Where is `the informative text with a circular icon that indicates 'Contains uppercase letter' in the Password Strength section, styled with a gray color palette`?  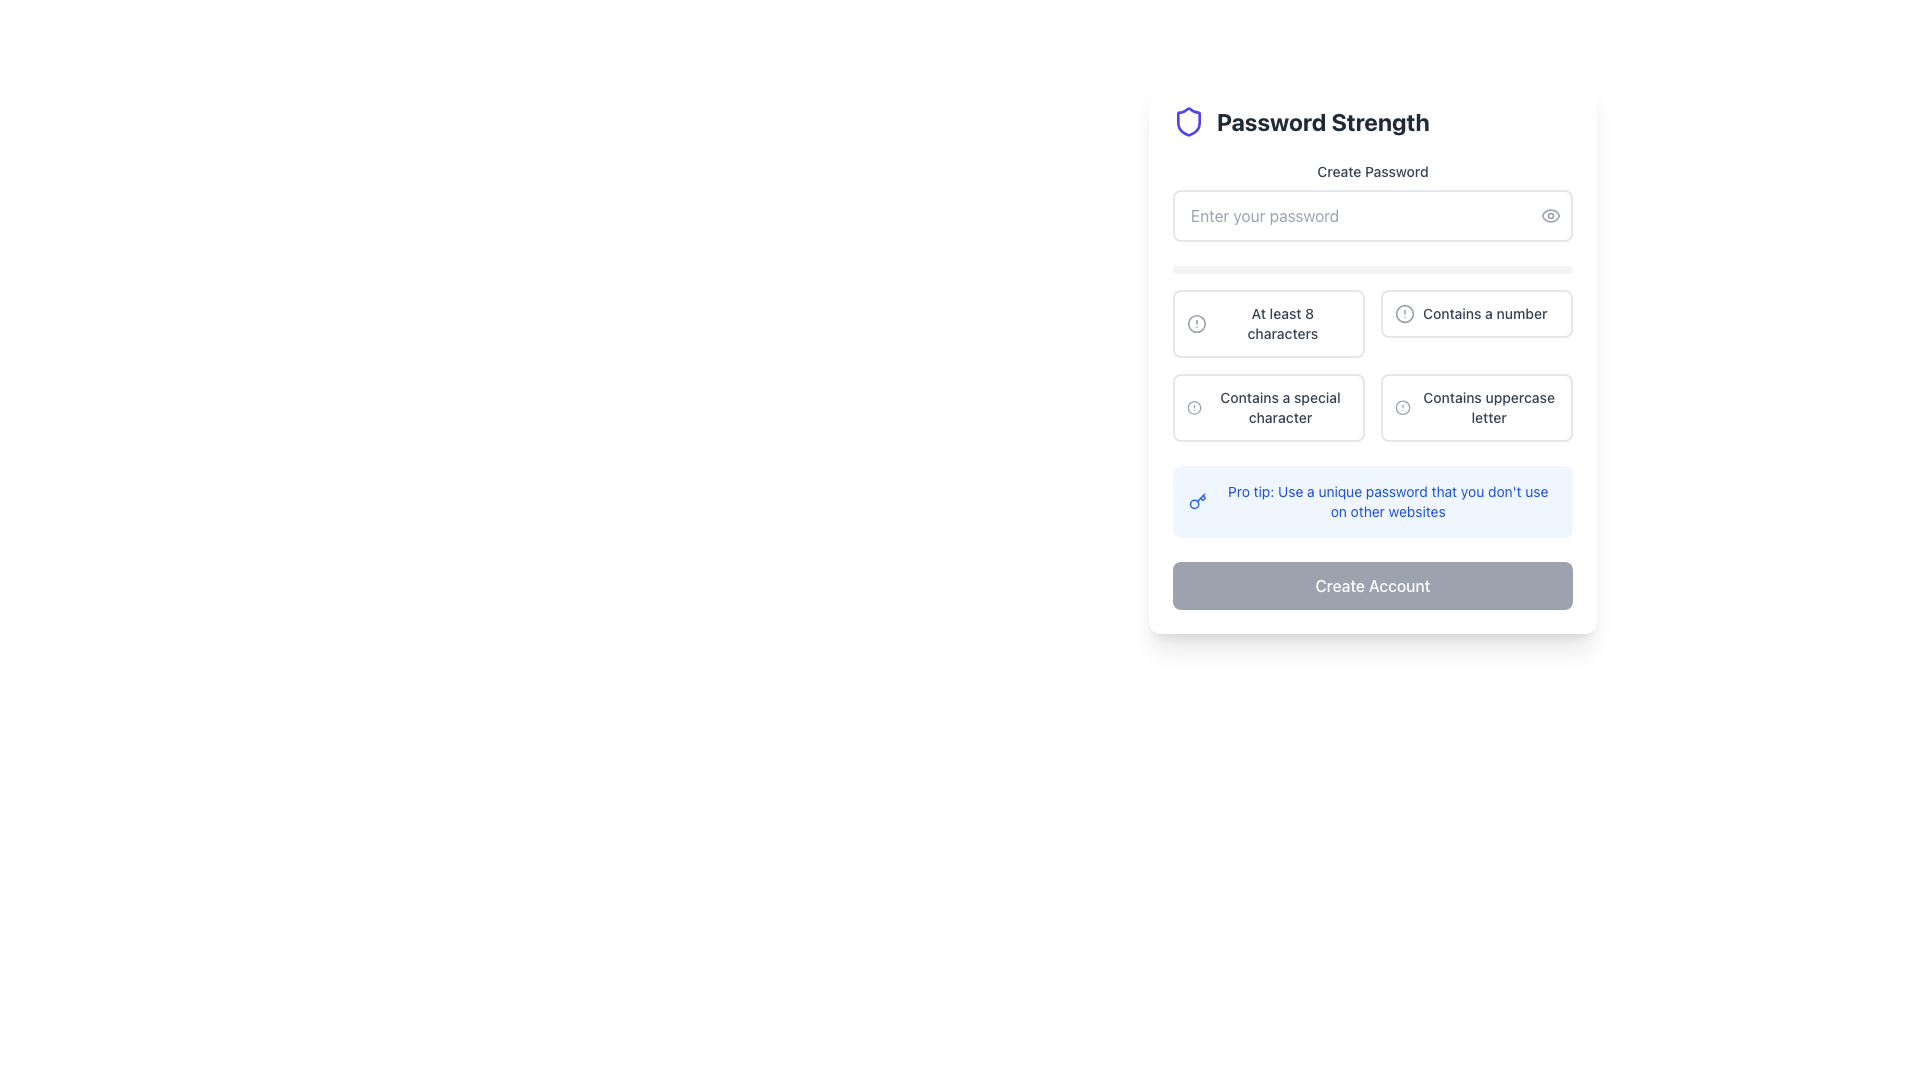
the informative text with a circular icon that indicates 'Contains uppercase letter' in the Password Strength section, styled with a gray color palette is located at coordinates (1477, 407).